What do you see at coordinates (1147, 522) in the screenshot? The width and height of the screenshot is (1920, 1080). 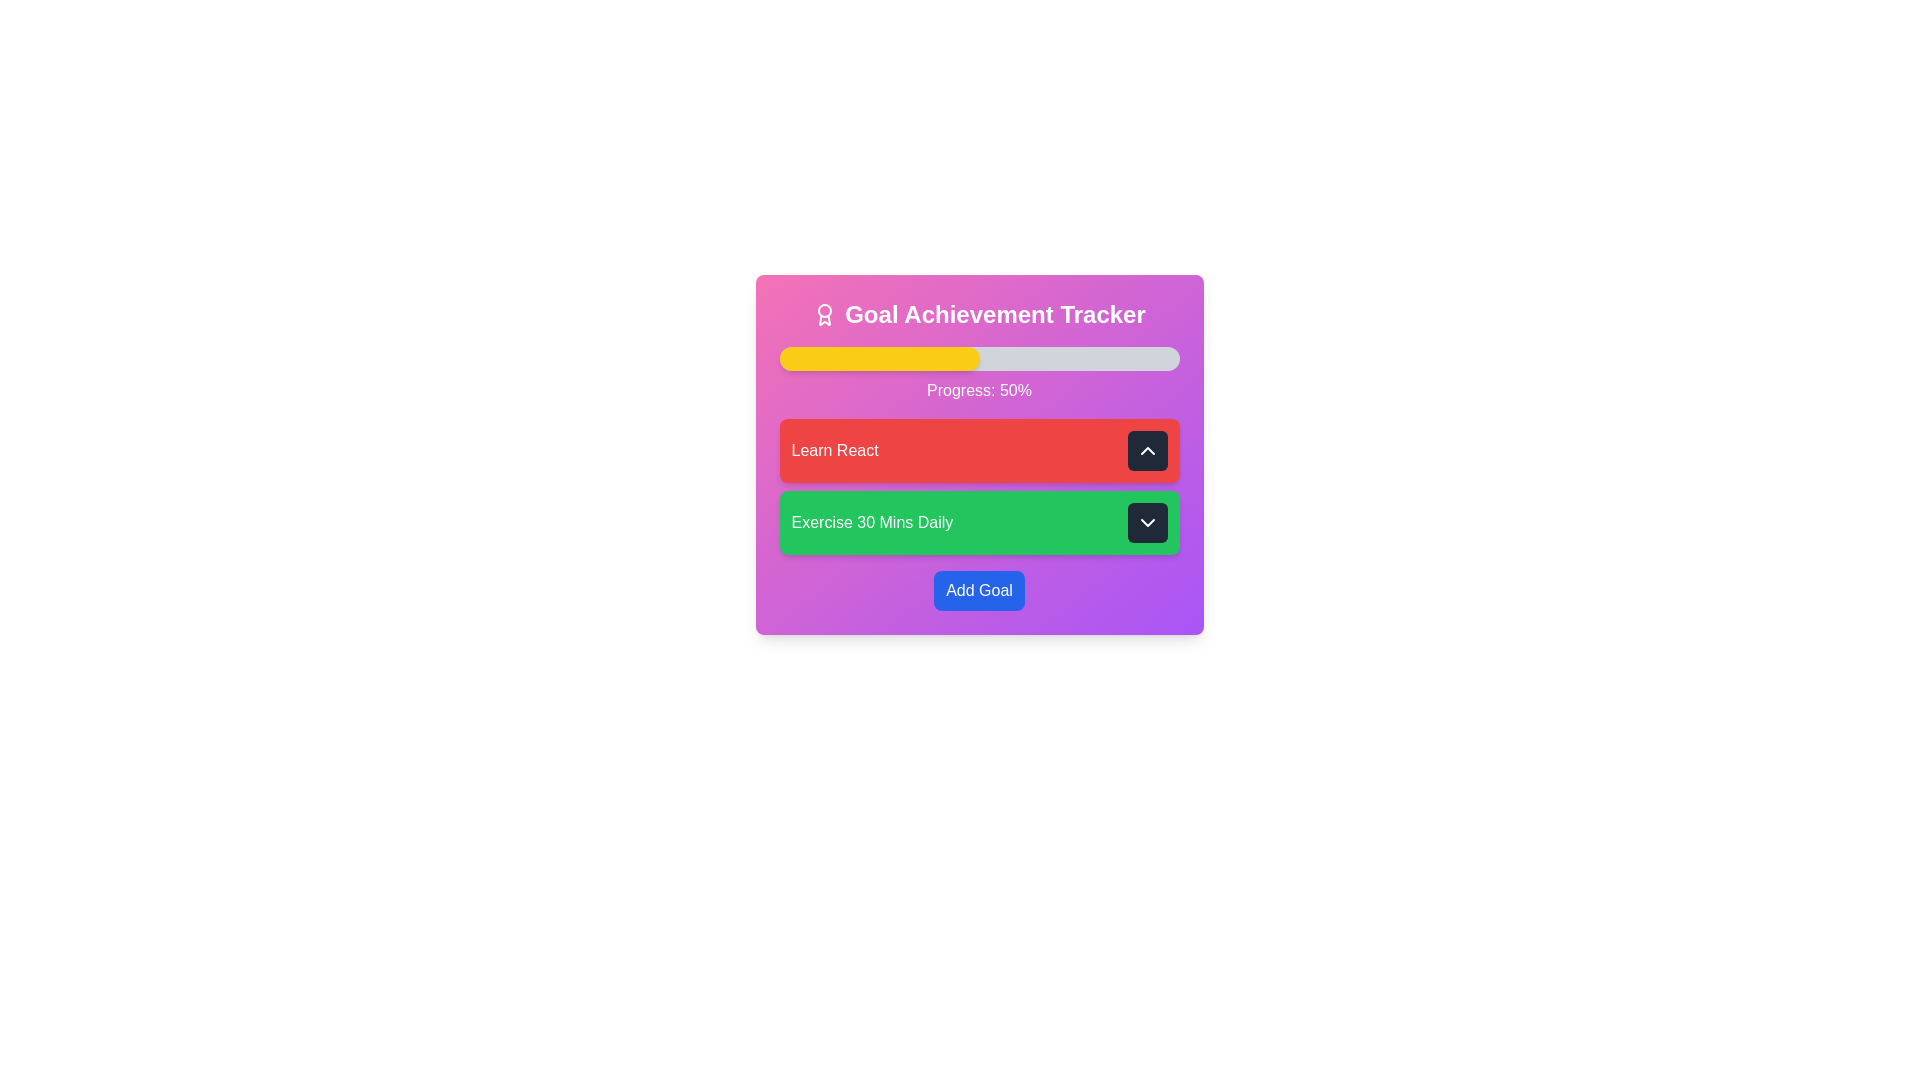 I see `the button located inside the green card labeled 'Exercise 30 Mins Daily', positioned towards the right edge and is the second button in a series` at bounding box center [1147, 522].